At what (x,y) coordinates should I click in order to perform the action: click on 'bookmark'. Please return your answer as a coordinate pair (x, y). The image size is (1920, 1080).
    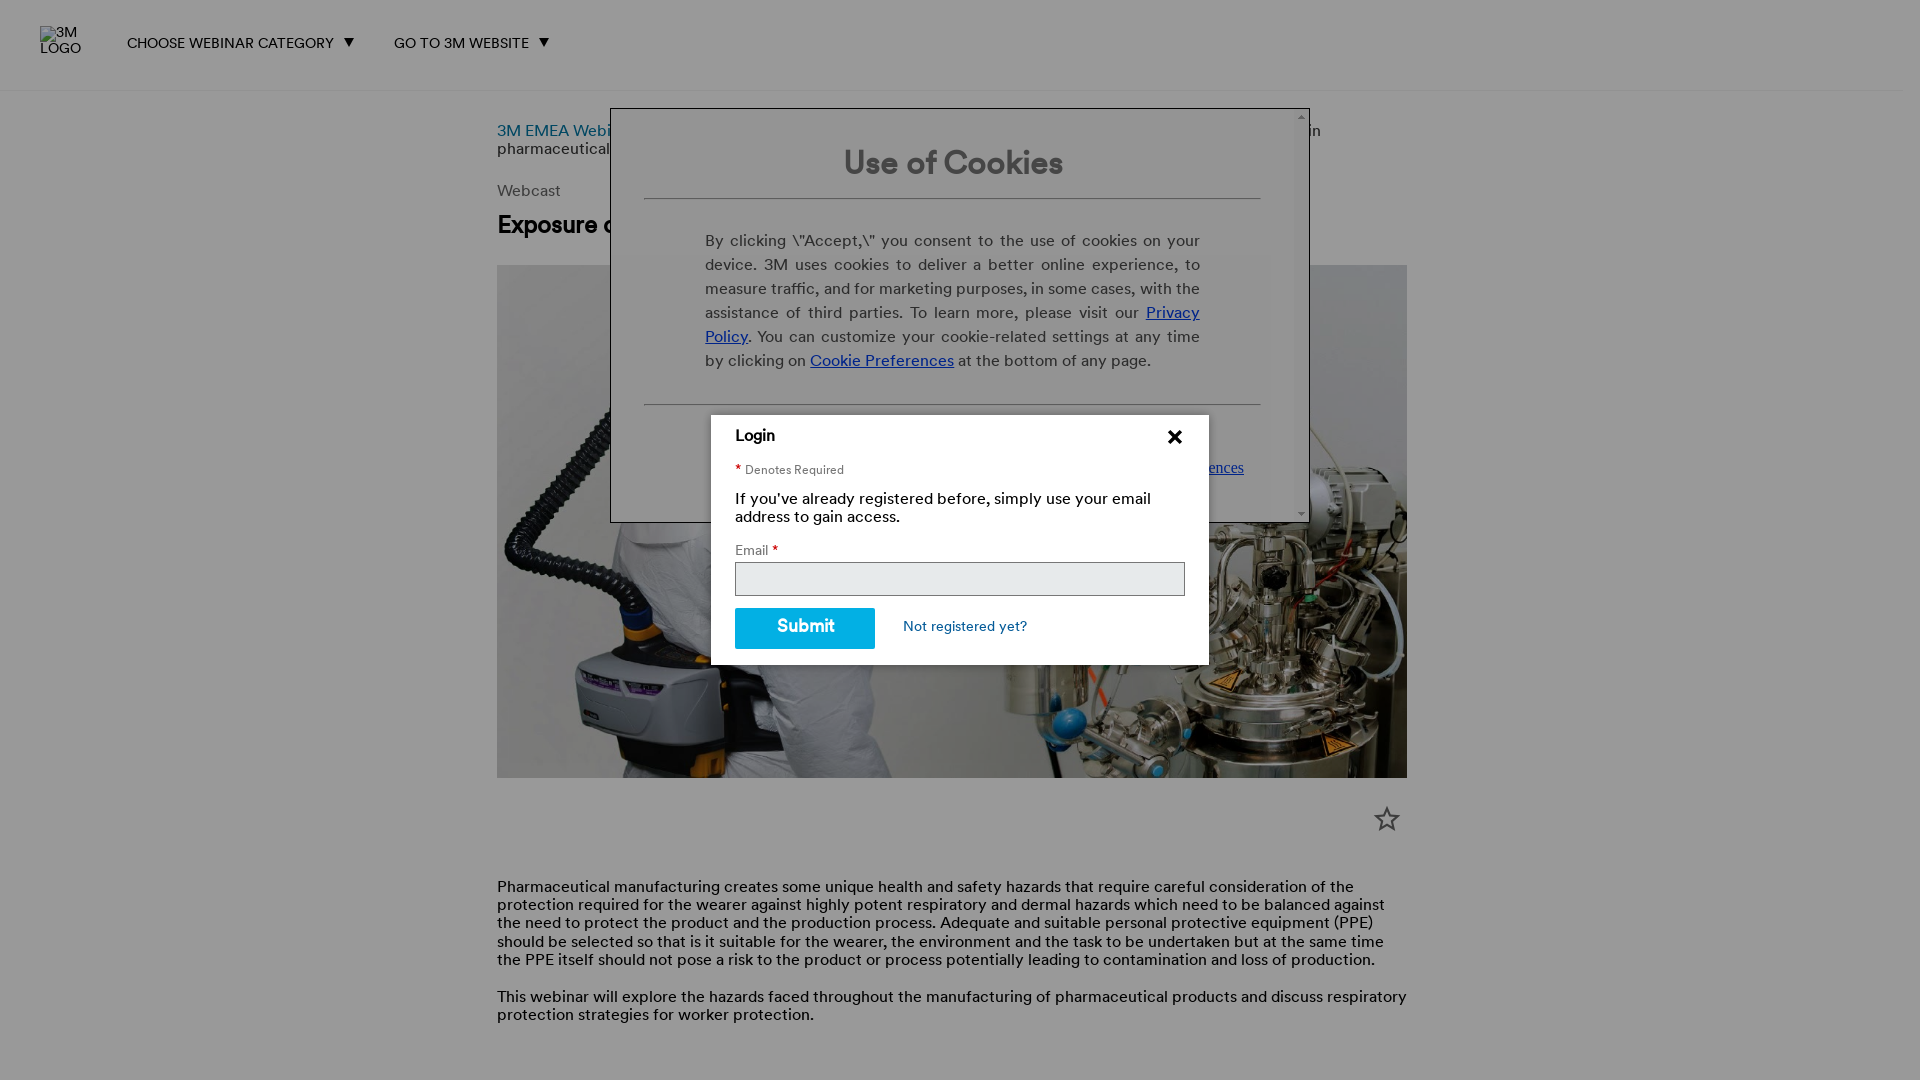
    Looking at the image, I should click on (1385, 818).